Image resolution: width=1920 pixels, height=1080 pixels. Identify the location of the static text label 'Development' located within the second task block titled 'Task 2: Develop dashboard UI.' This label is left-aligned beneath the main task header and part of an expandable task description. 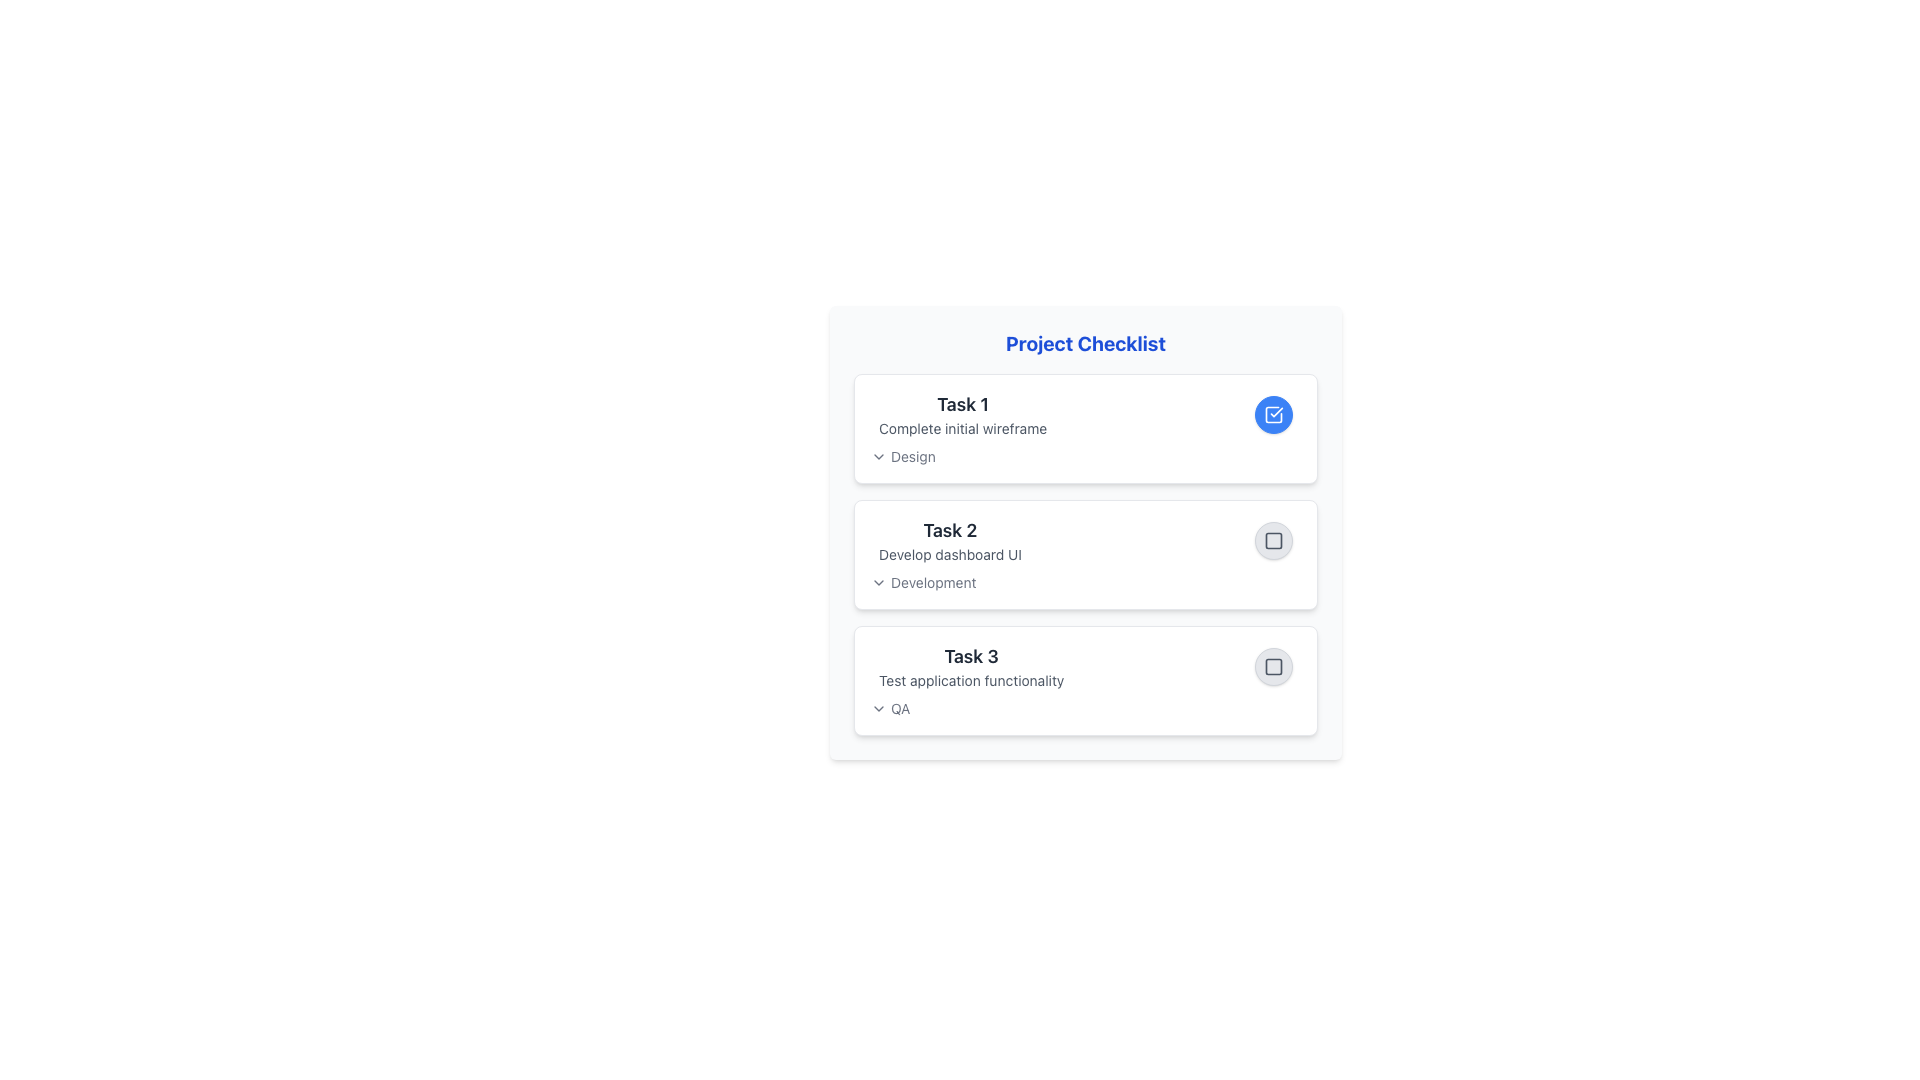
(932, 582).